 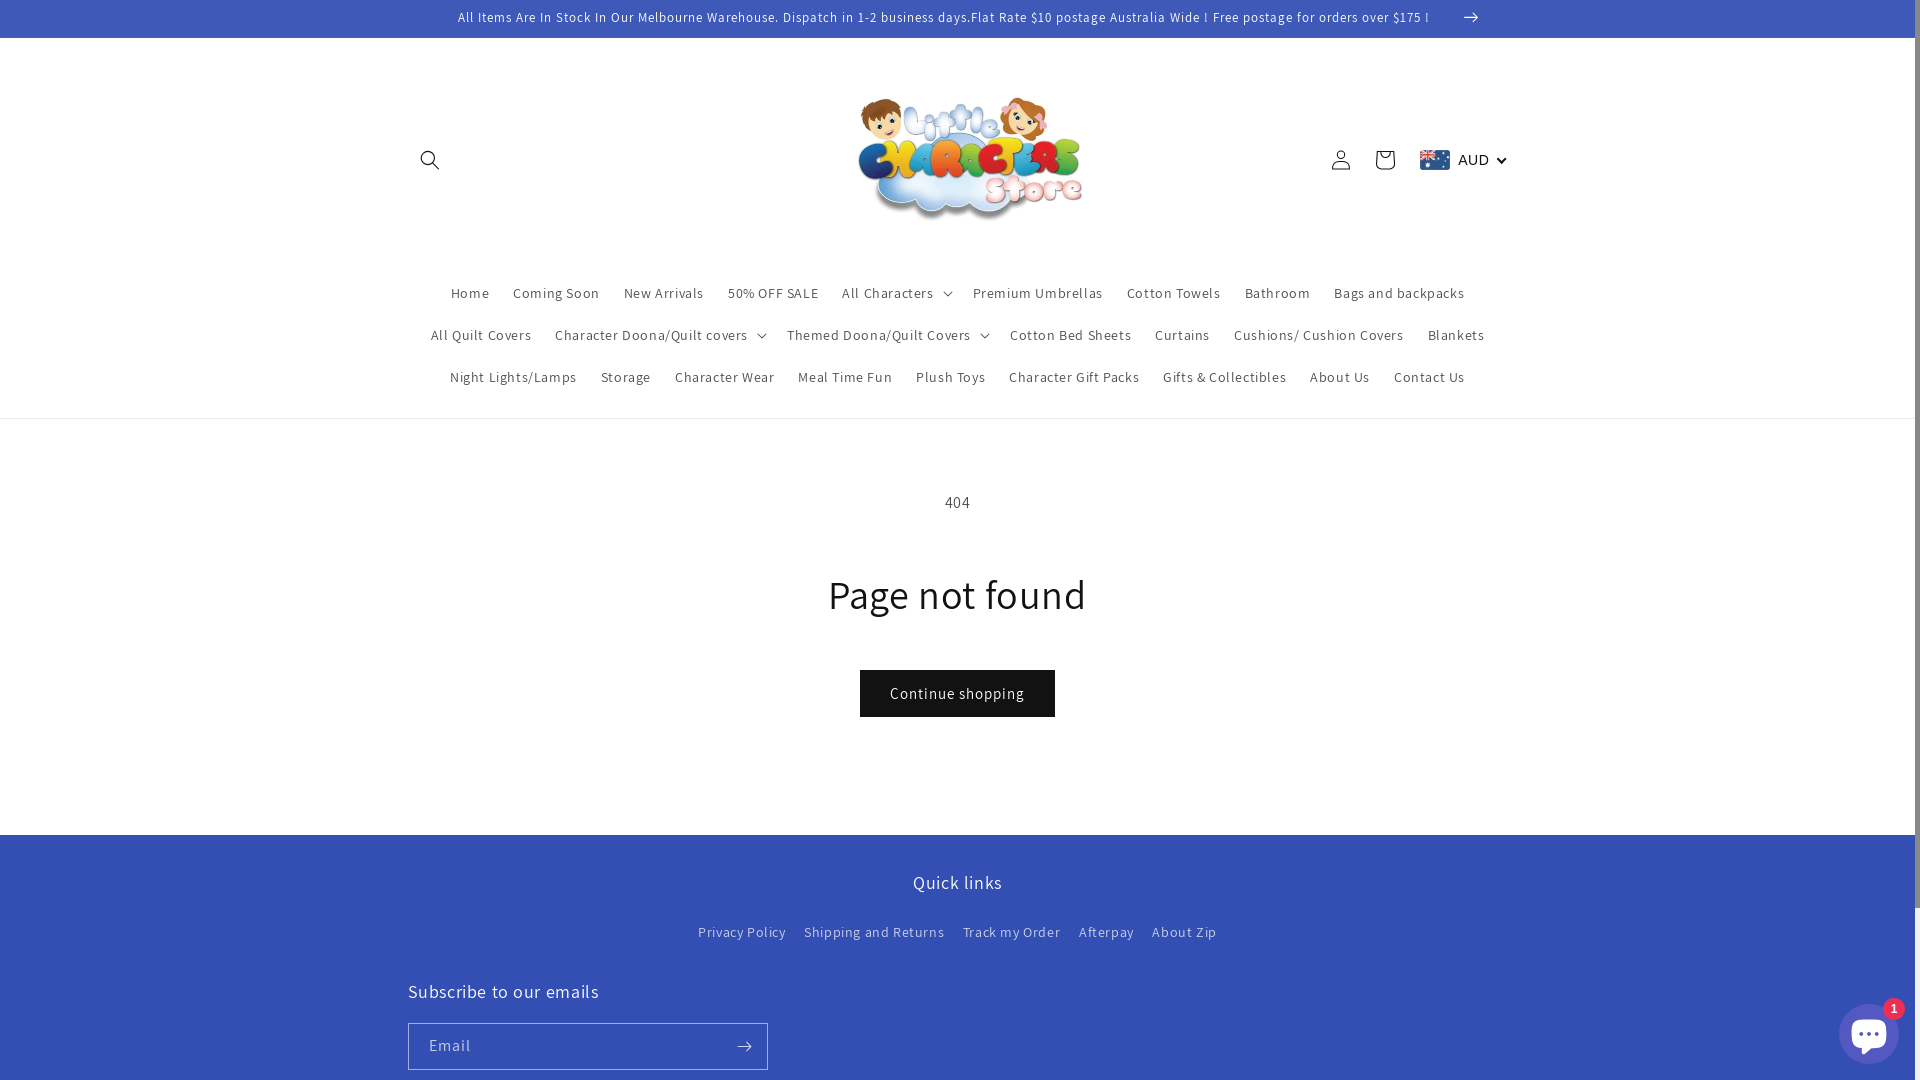 I want to click on 'Curtains', so click(x=1182, y=334).